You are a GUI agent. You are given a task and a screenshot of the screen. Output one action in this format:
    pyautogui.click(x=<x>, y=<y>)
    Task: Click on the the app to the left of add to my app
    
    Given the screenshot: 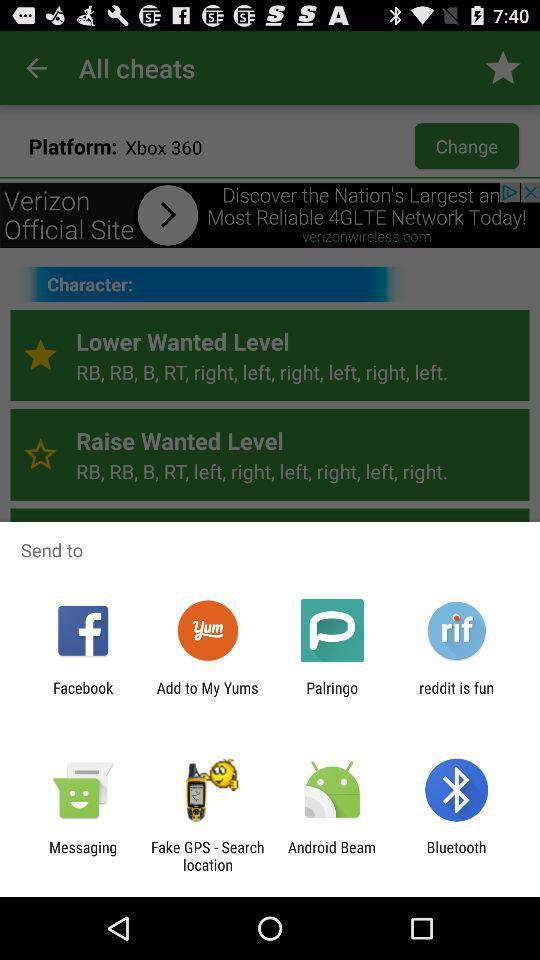 What is the action you would take?
    pyautogui.click(x=82, y=696)
    